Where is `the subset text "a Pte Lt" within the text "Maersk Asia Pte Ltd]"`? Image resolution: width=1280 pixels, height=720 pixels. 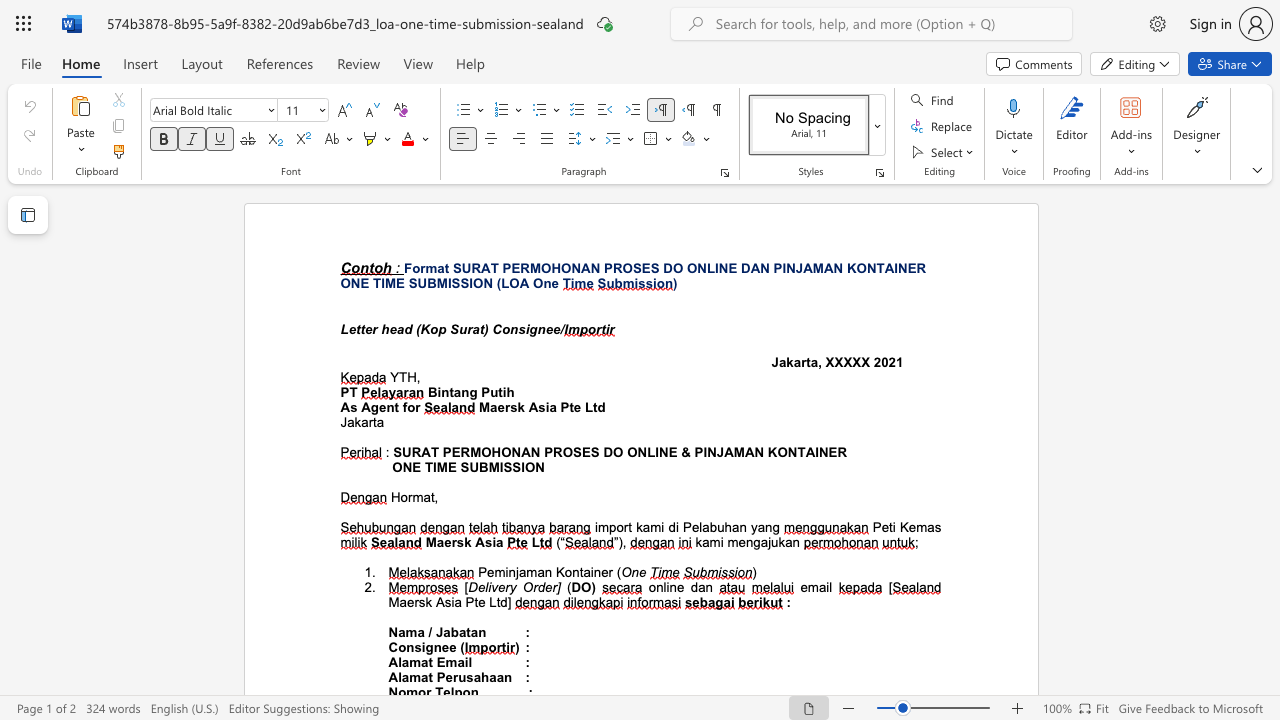 the subset text "a Pte Lt" within the text "Maersk Asia Pte Ltd]" is located at coordinates (453, 601).